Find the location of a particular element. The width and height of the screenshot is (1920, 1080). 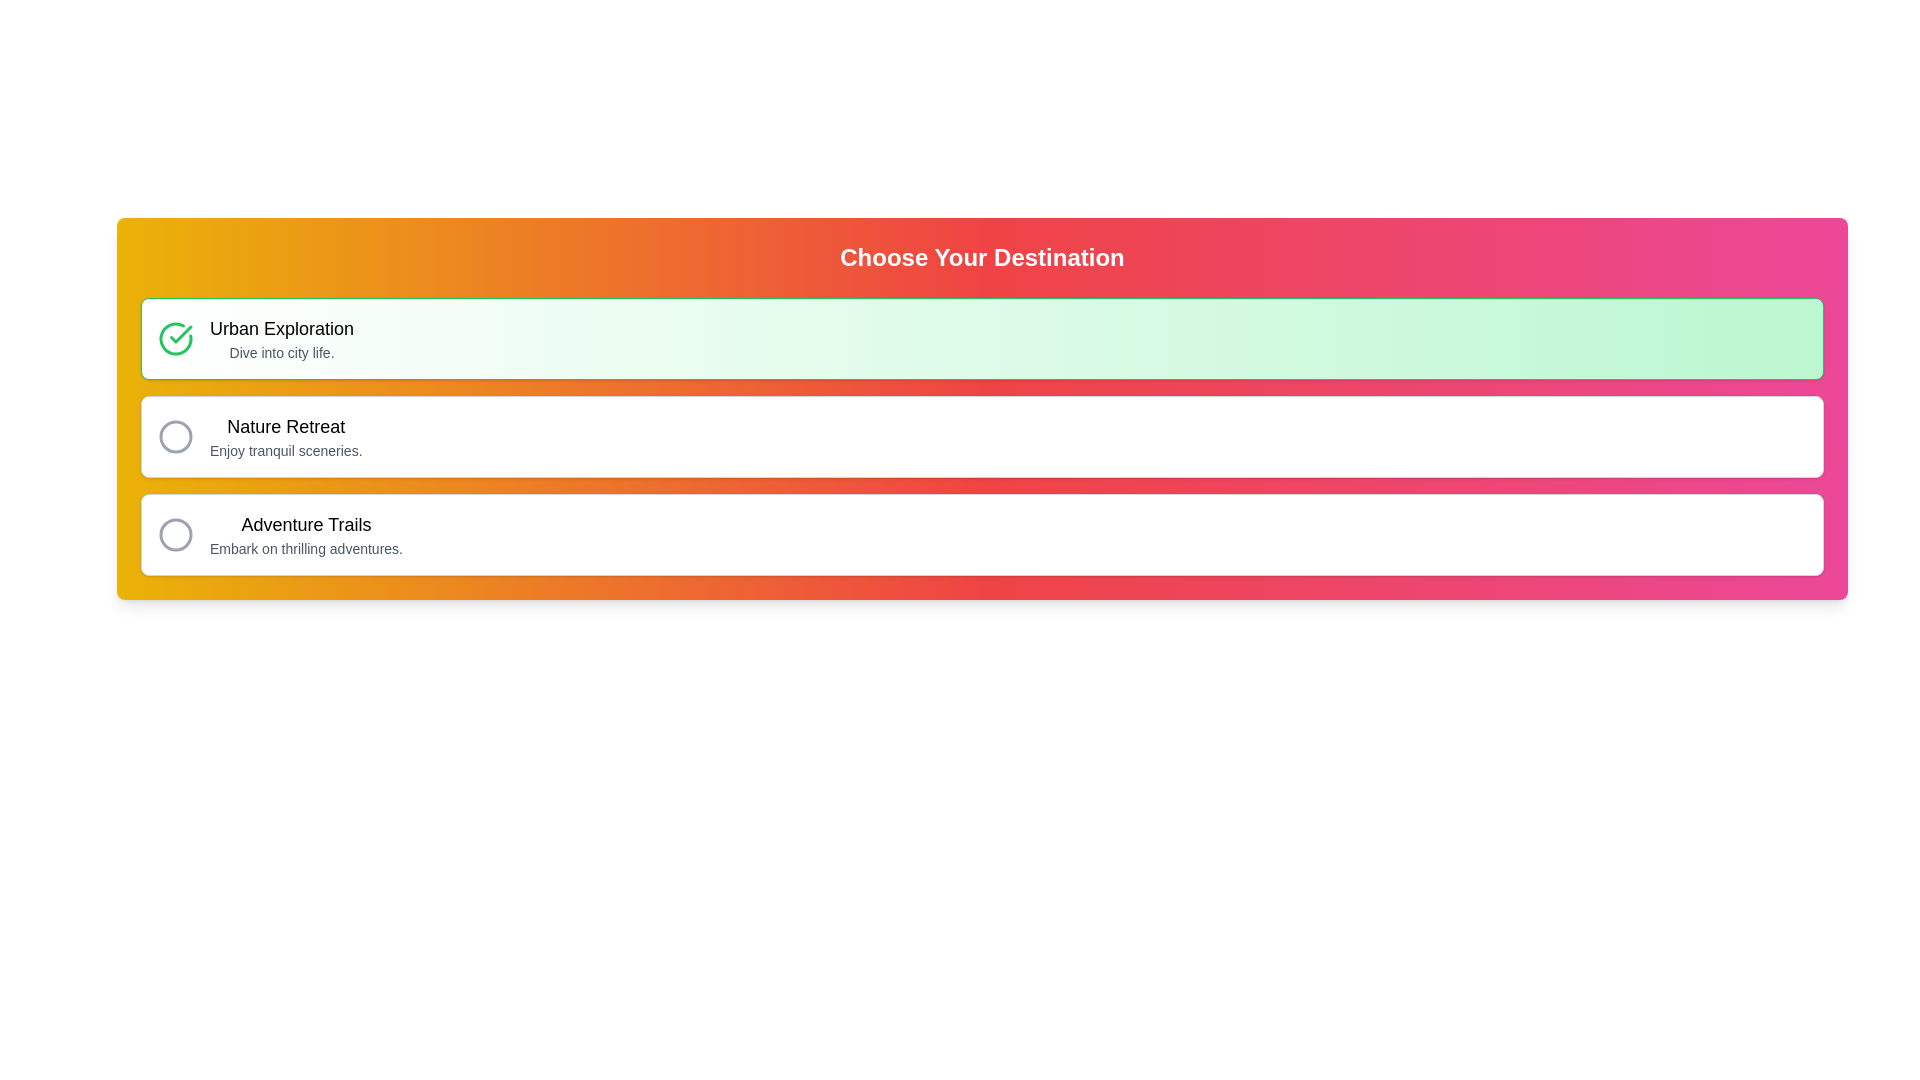

the text block that provides descriptive content for the 'Urban Exploration' option is located at coordinates (281, 338).